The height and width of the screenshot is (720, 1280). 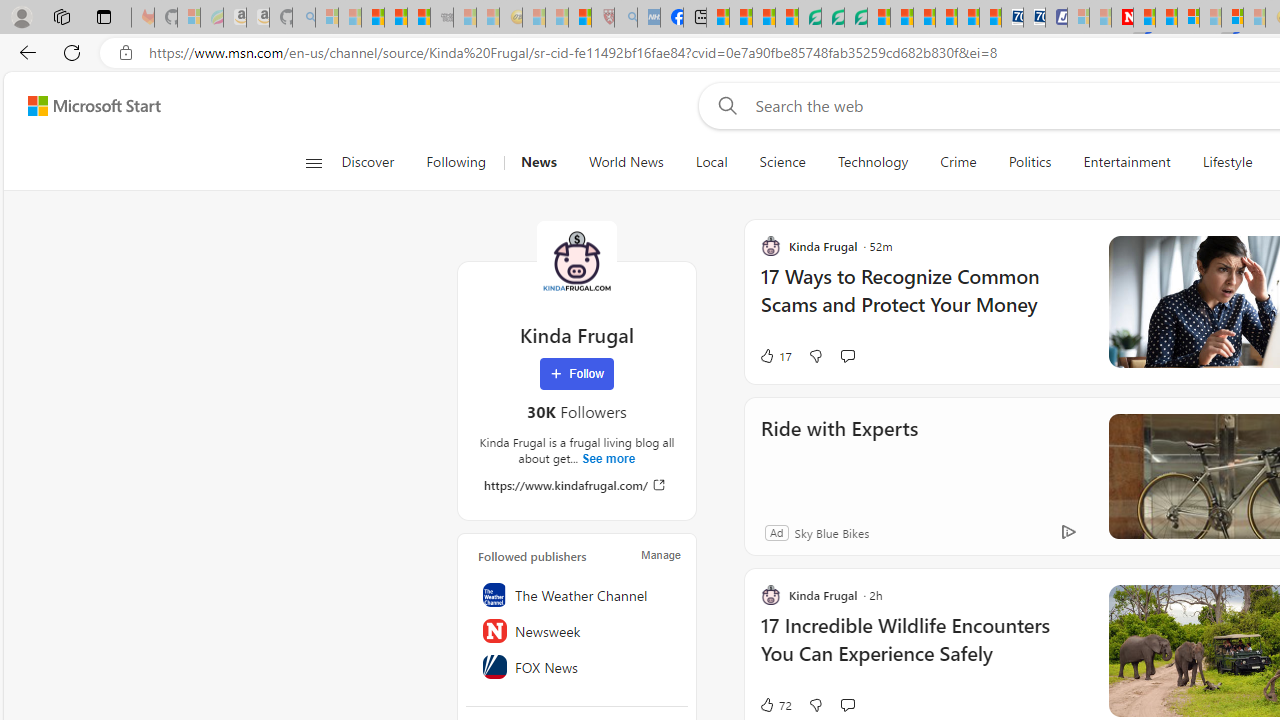 What do you see at coordinates (418, 17) in the screenshot?
I see `'New Report Confirms 2023 Was Record Hot | Watch'` at bounding box center [418, 17].